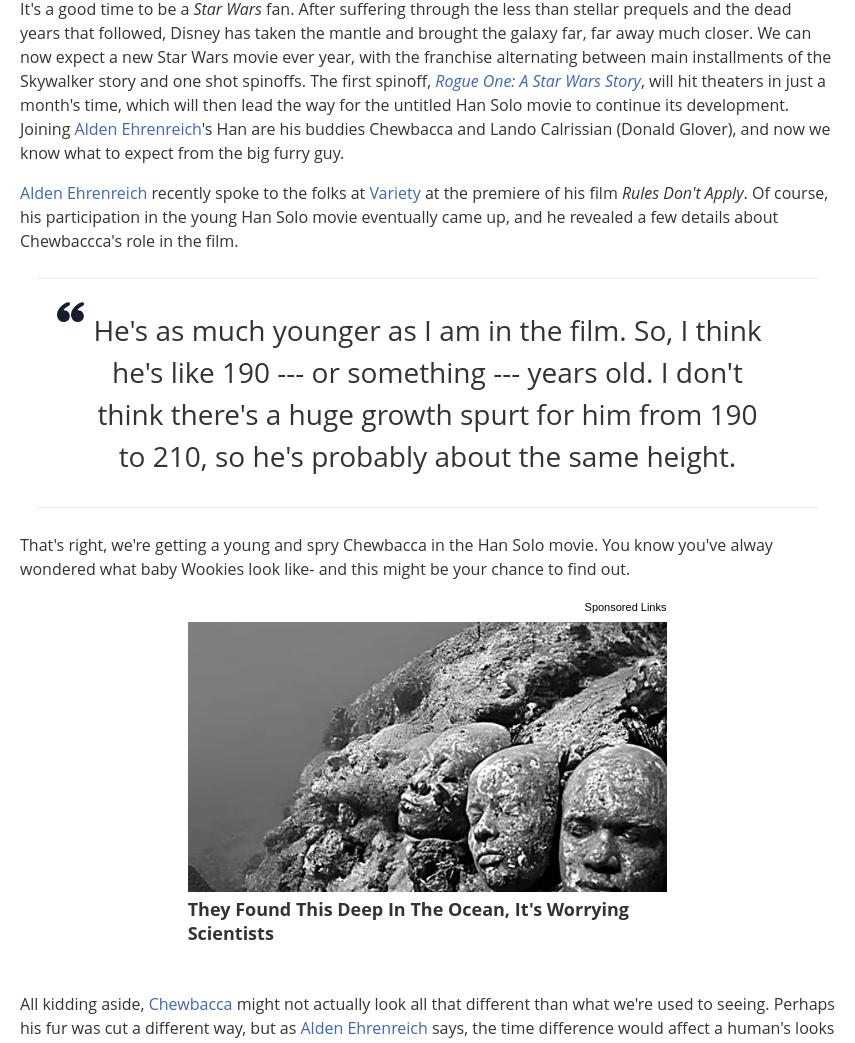  I want to click on 'Rogue One: A Star Wars Story', so click(537, 81).